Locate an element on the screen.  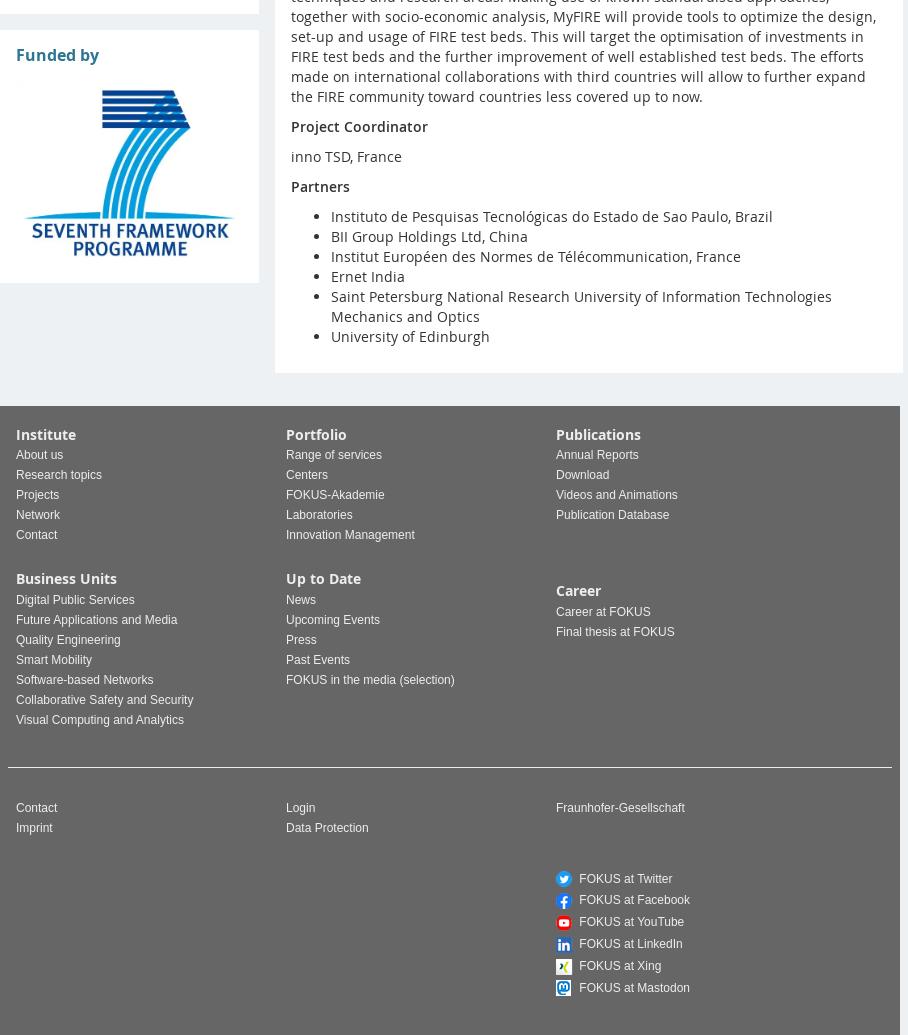
'Fraunhofer-Gesellschaft' is located at coordinates (618, 805).